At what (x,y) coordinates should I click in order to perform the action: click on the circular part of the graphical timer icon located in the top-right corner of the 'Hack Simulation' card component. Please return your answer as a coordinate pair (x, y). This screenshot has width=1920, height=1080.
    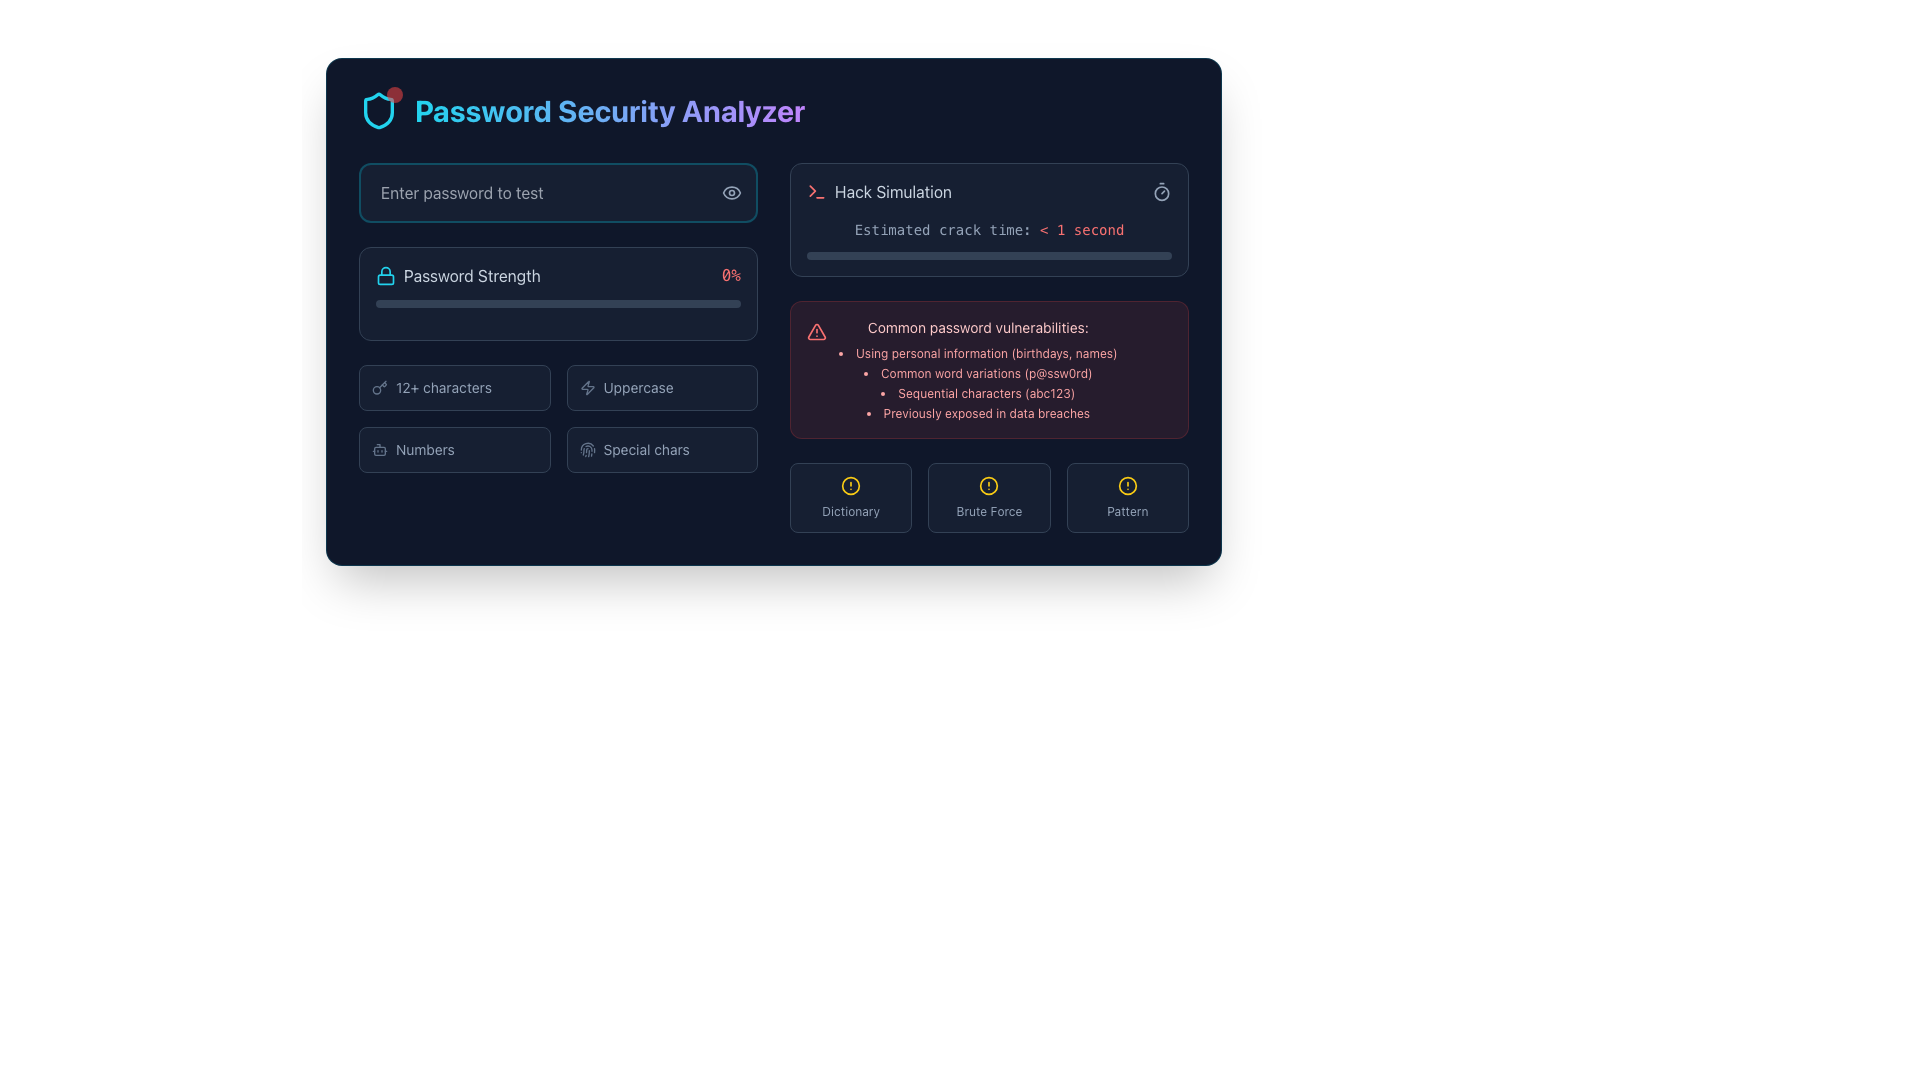
    Looking at the image, I should click on (1161, 192).